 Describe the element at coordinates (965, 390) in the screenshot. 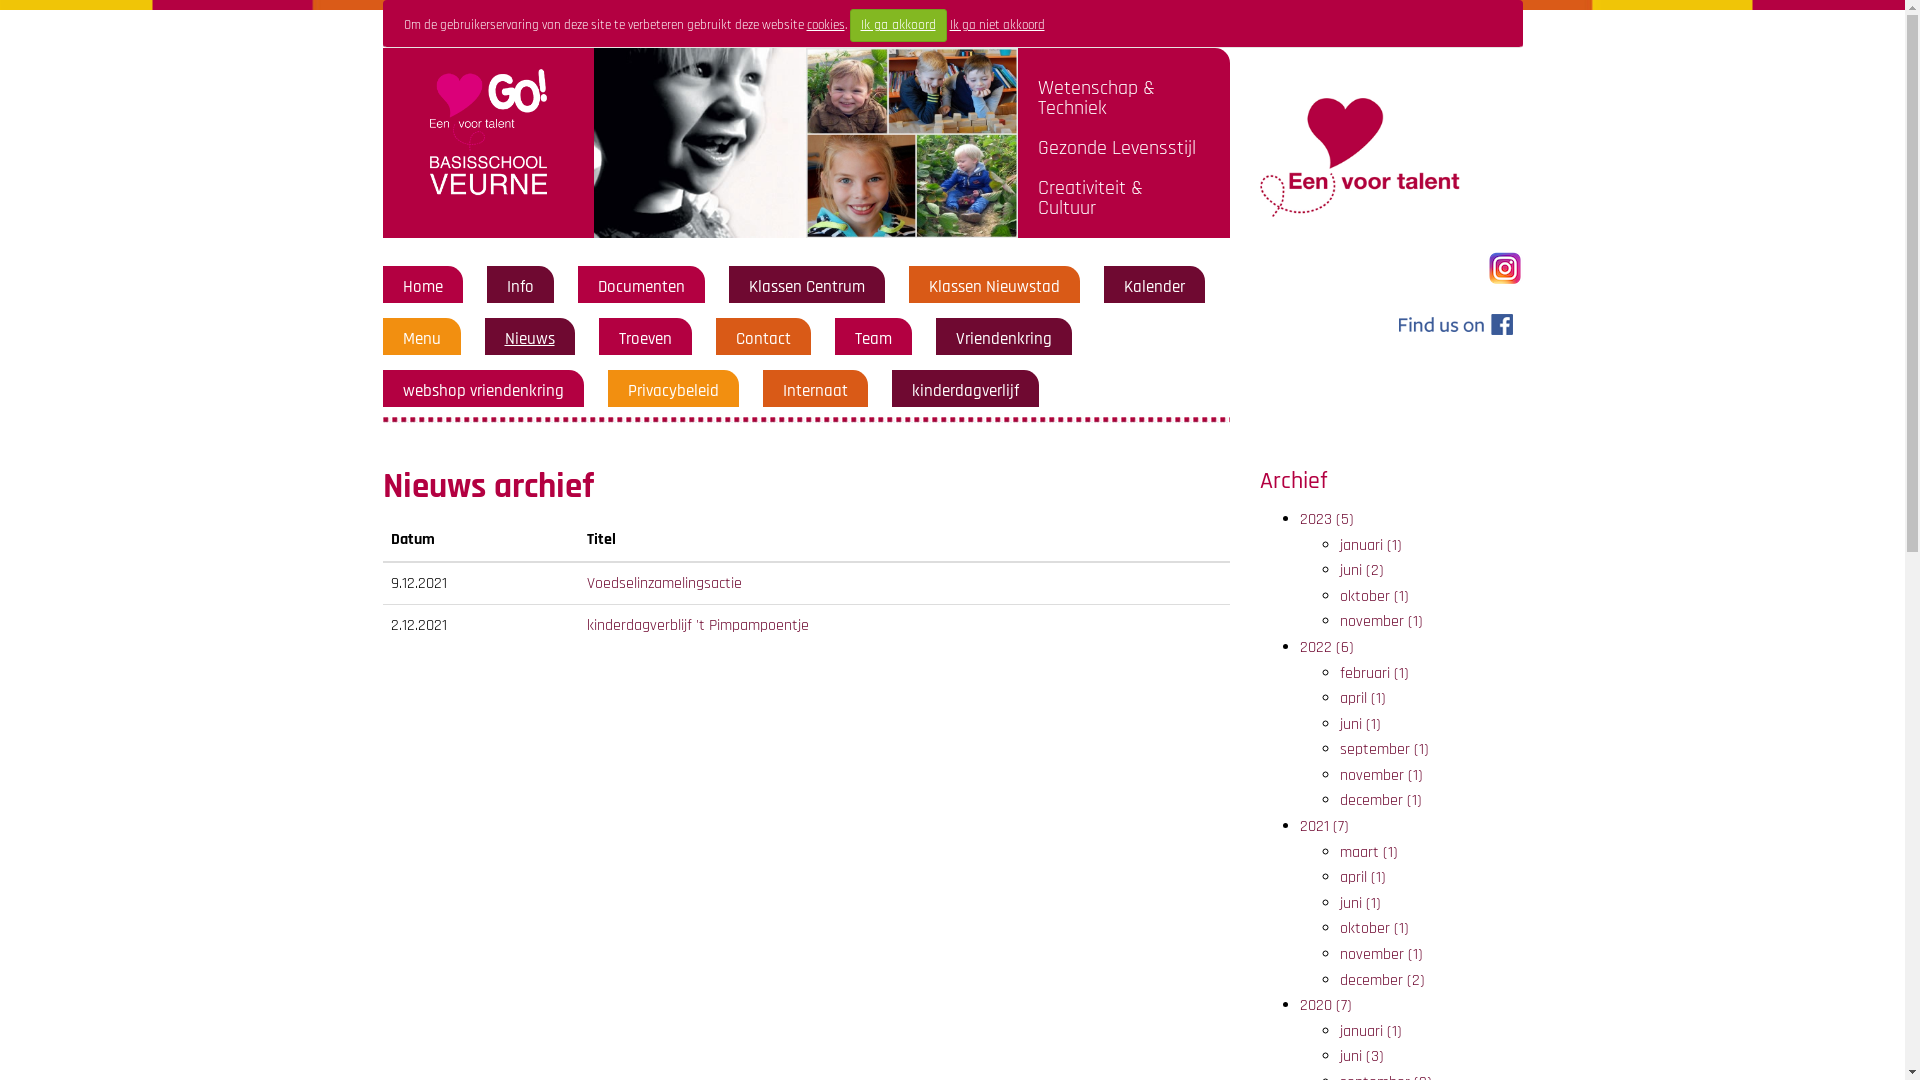

I see `'kinderdagverlijf'` at that location.